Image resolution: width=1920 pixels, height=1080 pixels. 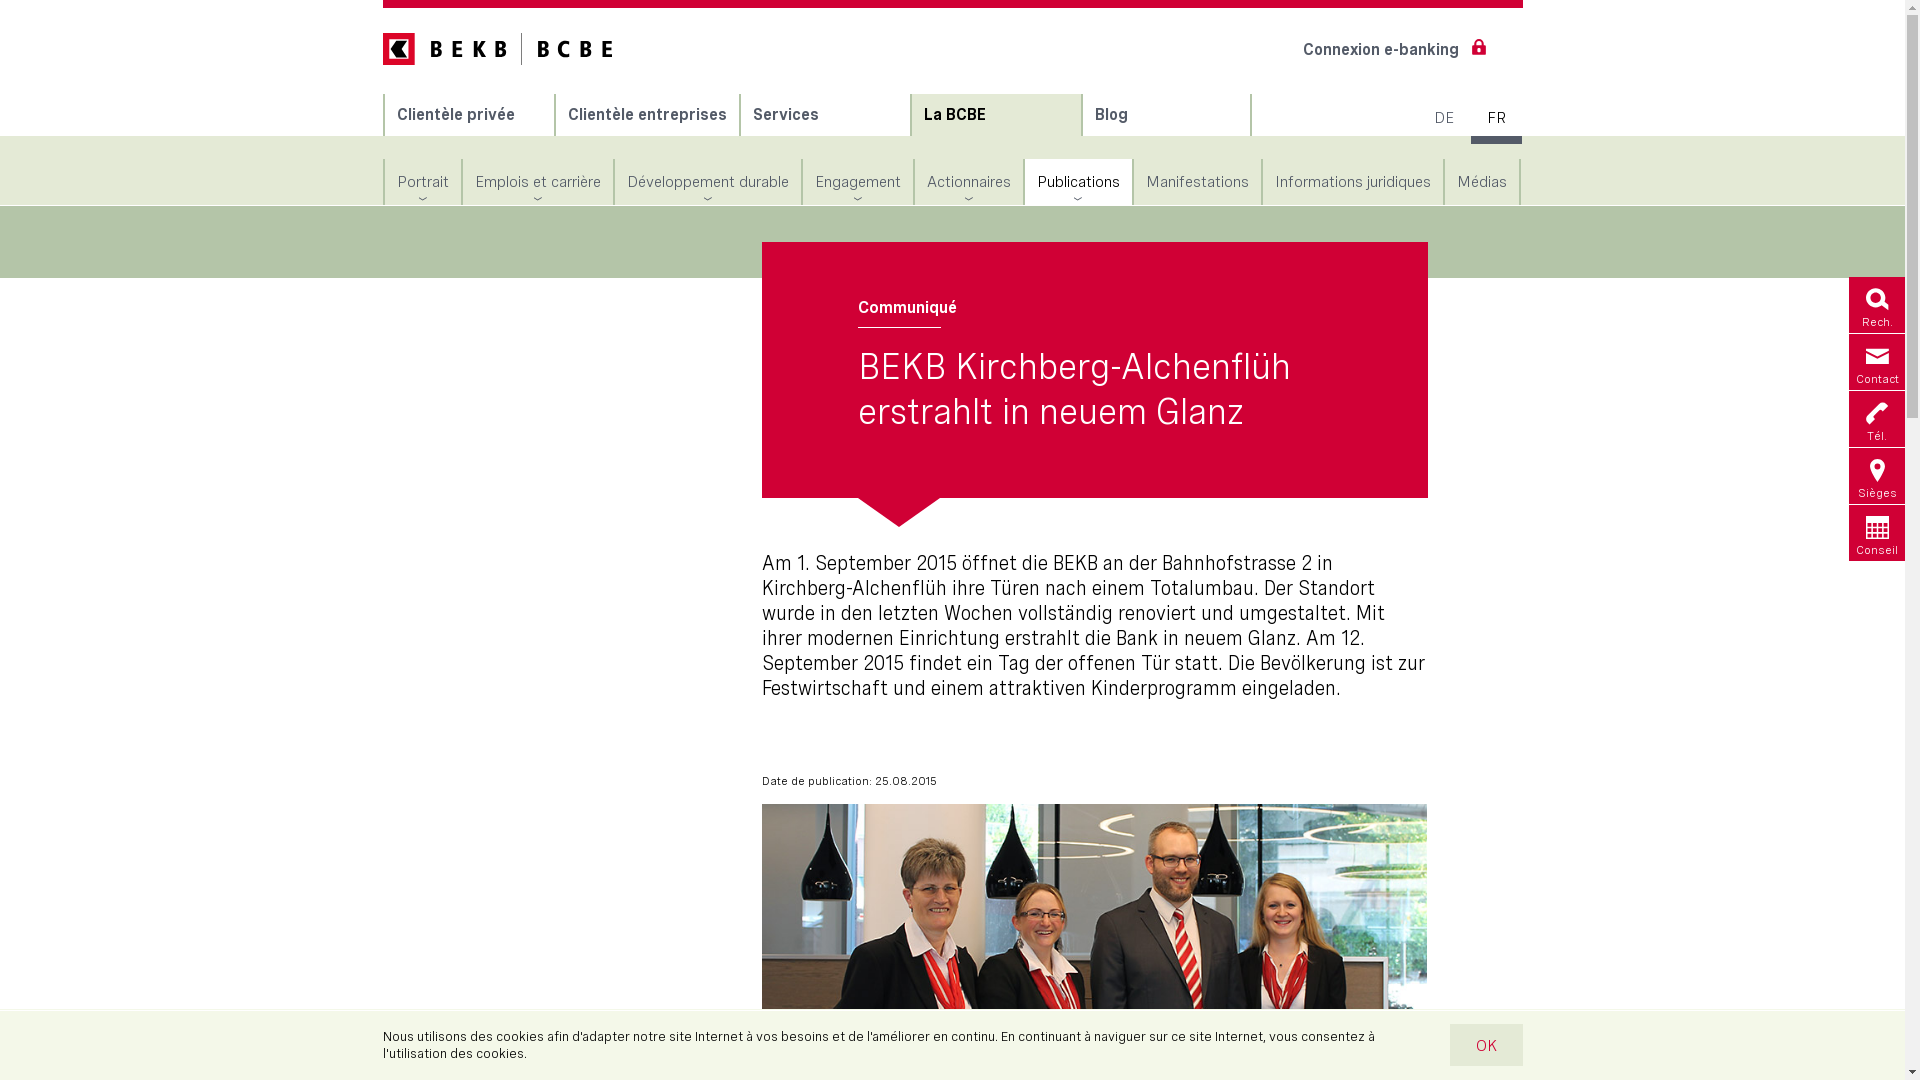 What do you see at coordinates (1875, 362) in the screenshot?
I see `'Contact'` at bounding box center [1875, 362].